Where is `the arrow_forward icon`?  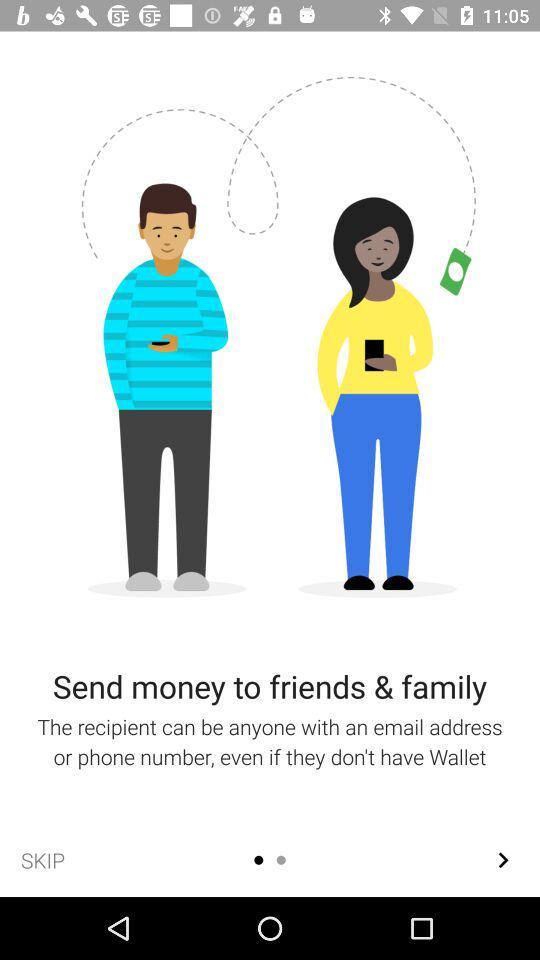 the arrow_forward icon is located at coordinates (502, 859).